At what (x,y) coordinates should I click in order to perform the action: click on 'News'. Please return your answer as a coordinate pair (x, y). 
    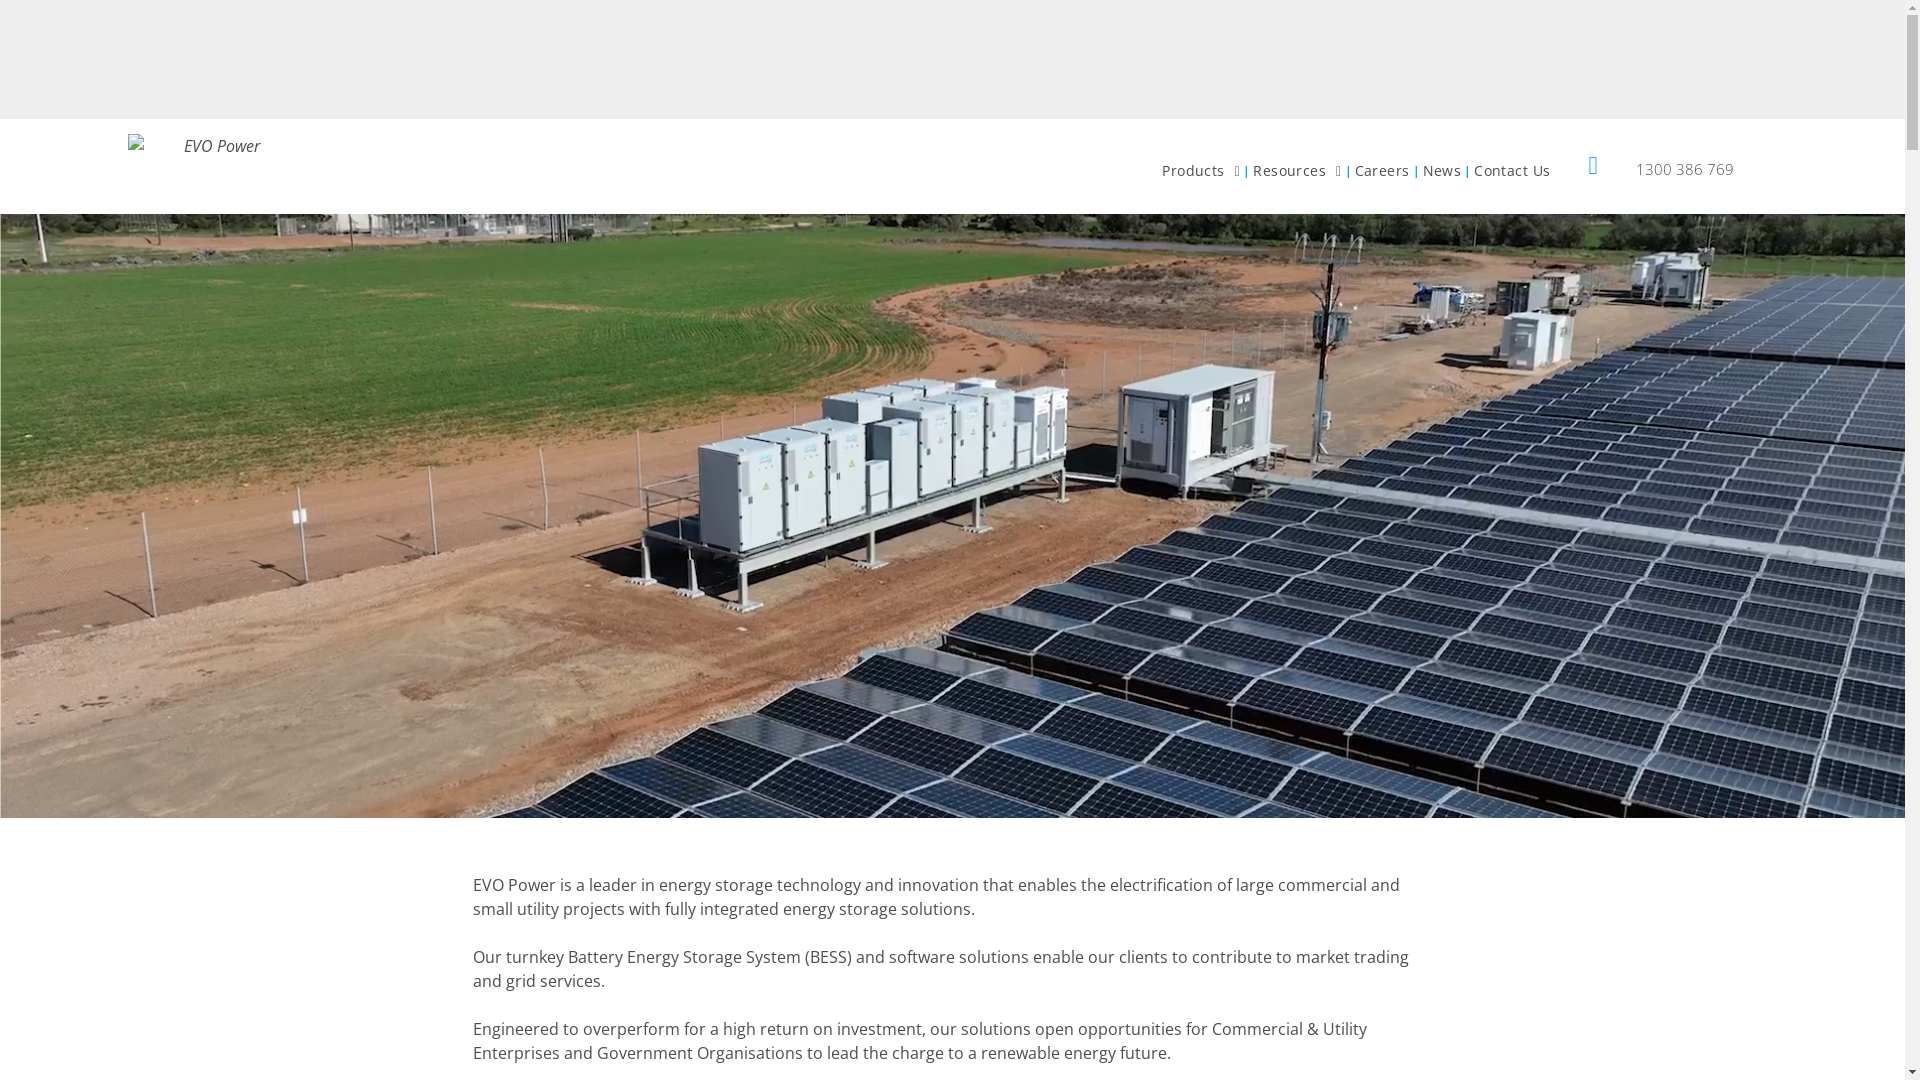
    Looking at the image, I should click on (1442, 169).